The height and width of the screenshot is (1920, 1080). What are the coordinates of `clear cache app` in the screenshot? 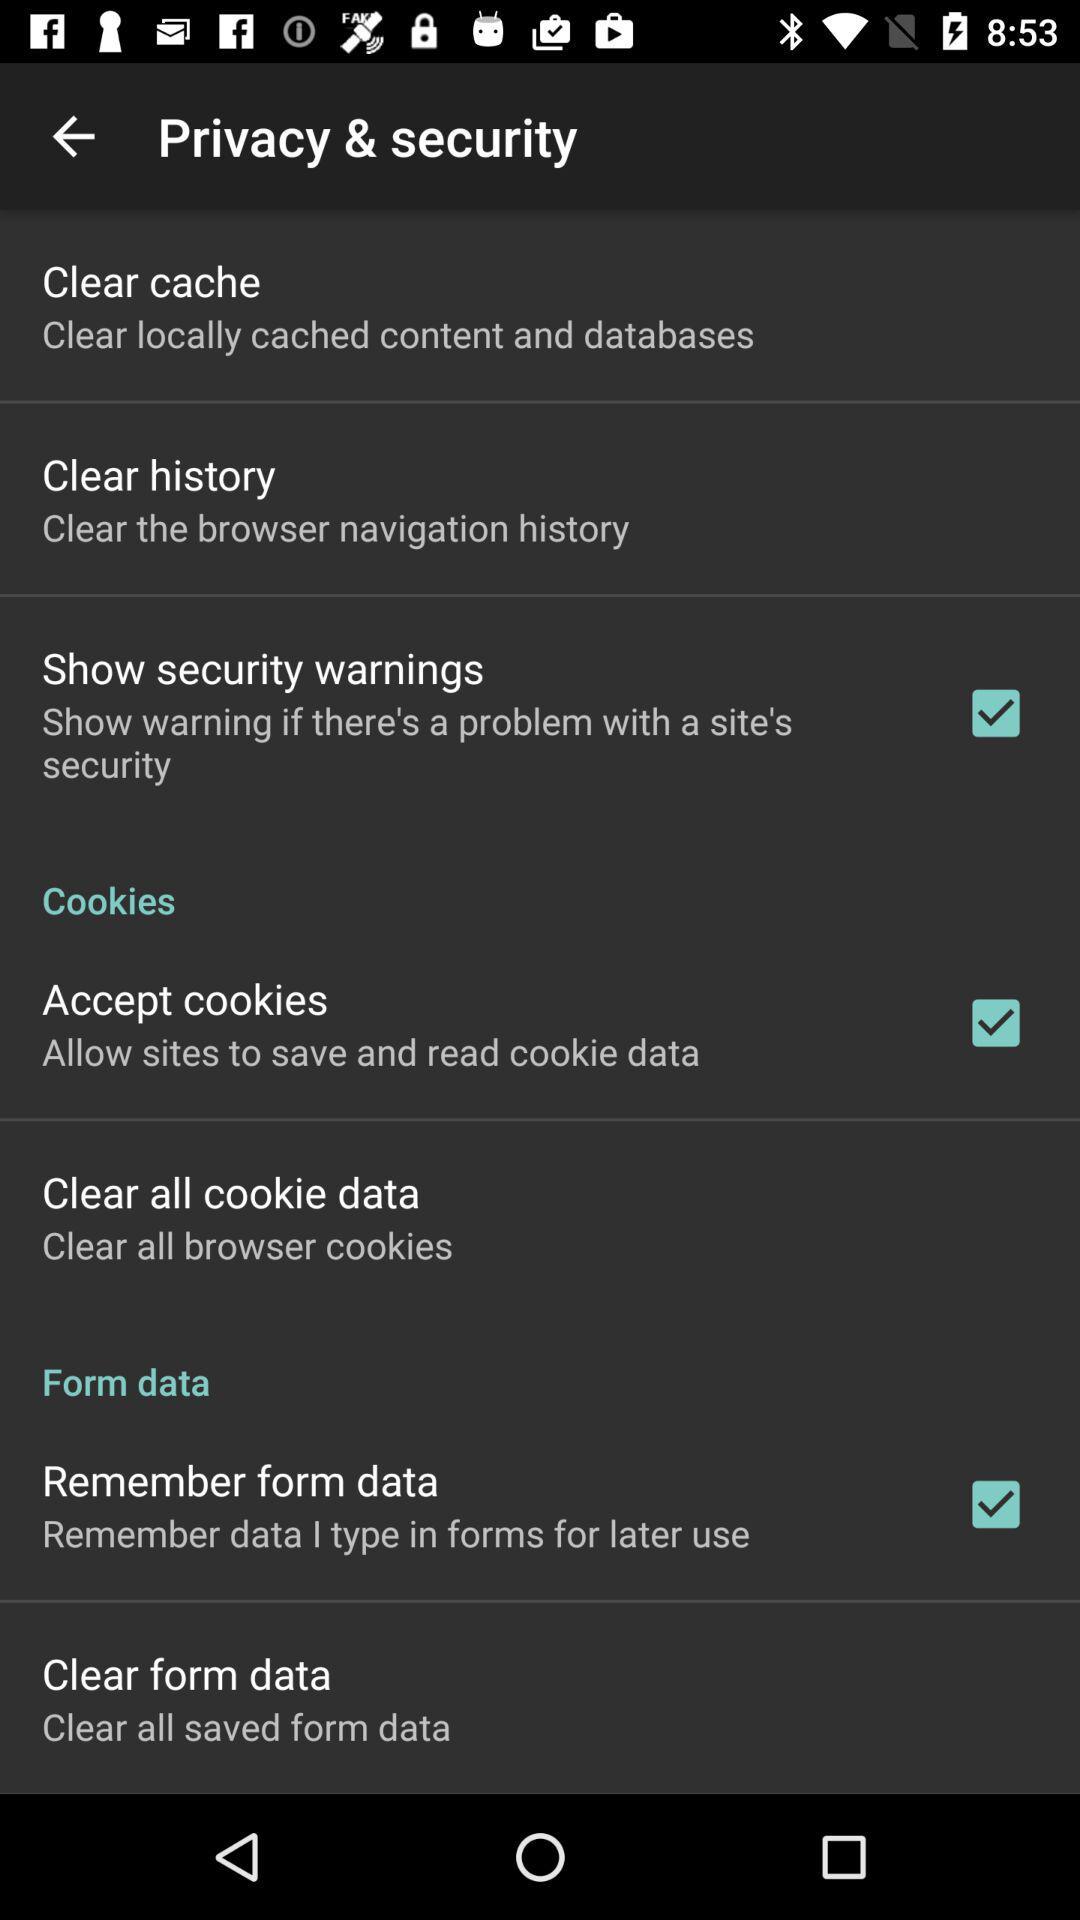 It's located at (150, 279).